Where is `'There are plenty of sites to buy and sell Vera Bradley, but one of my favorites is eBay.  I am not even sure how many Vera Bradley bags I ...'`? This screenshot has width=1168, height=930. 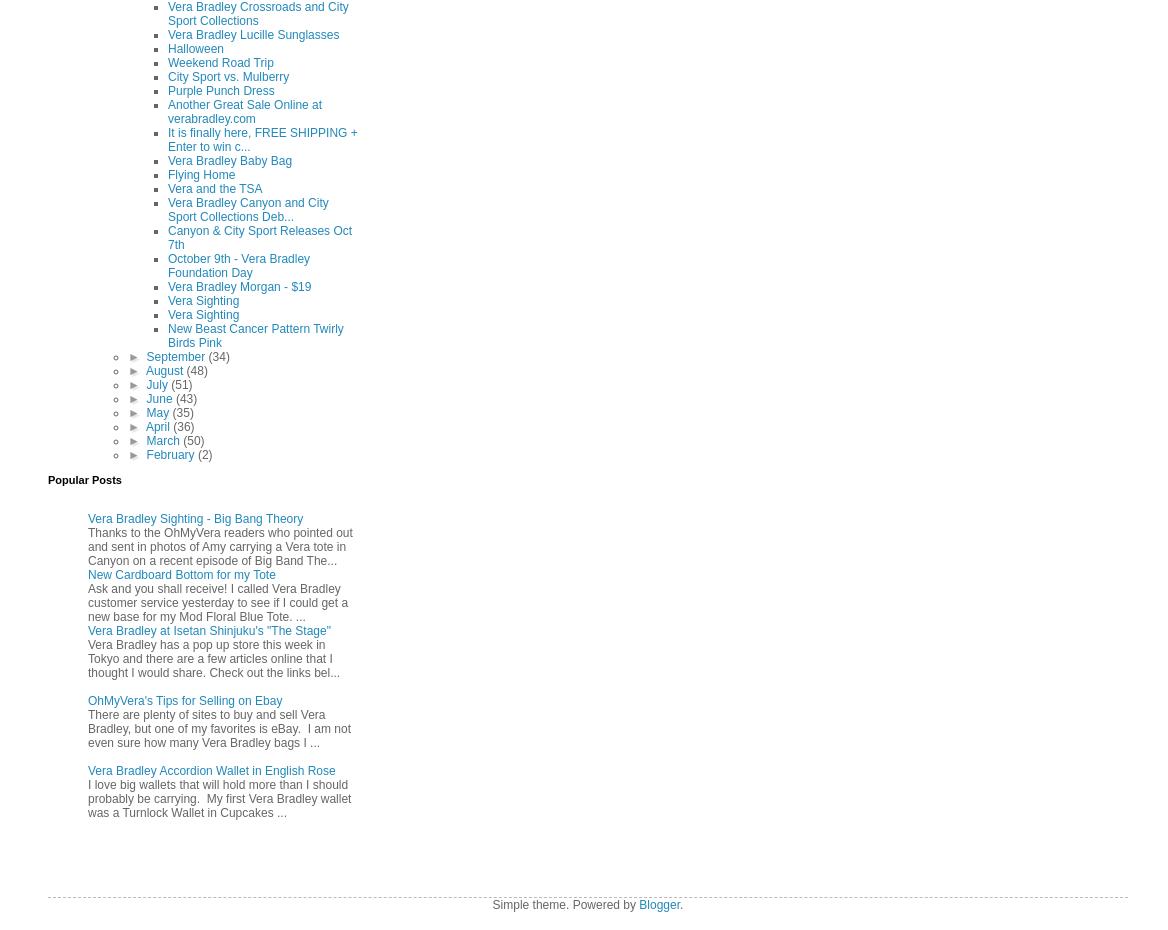
'There are plenty of sites to buy and sell Vera Bradley, but one of my favorites is eBay.  I am not even sure how many Vera Bradley bags I ...' is located at coordinates (219, 728).